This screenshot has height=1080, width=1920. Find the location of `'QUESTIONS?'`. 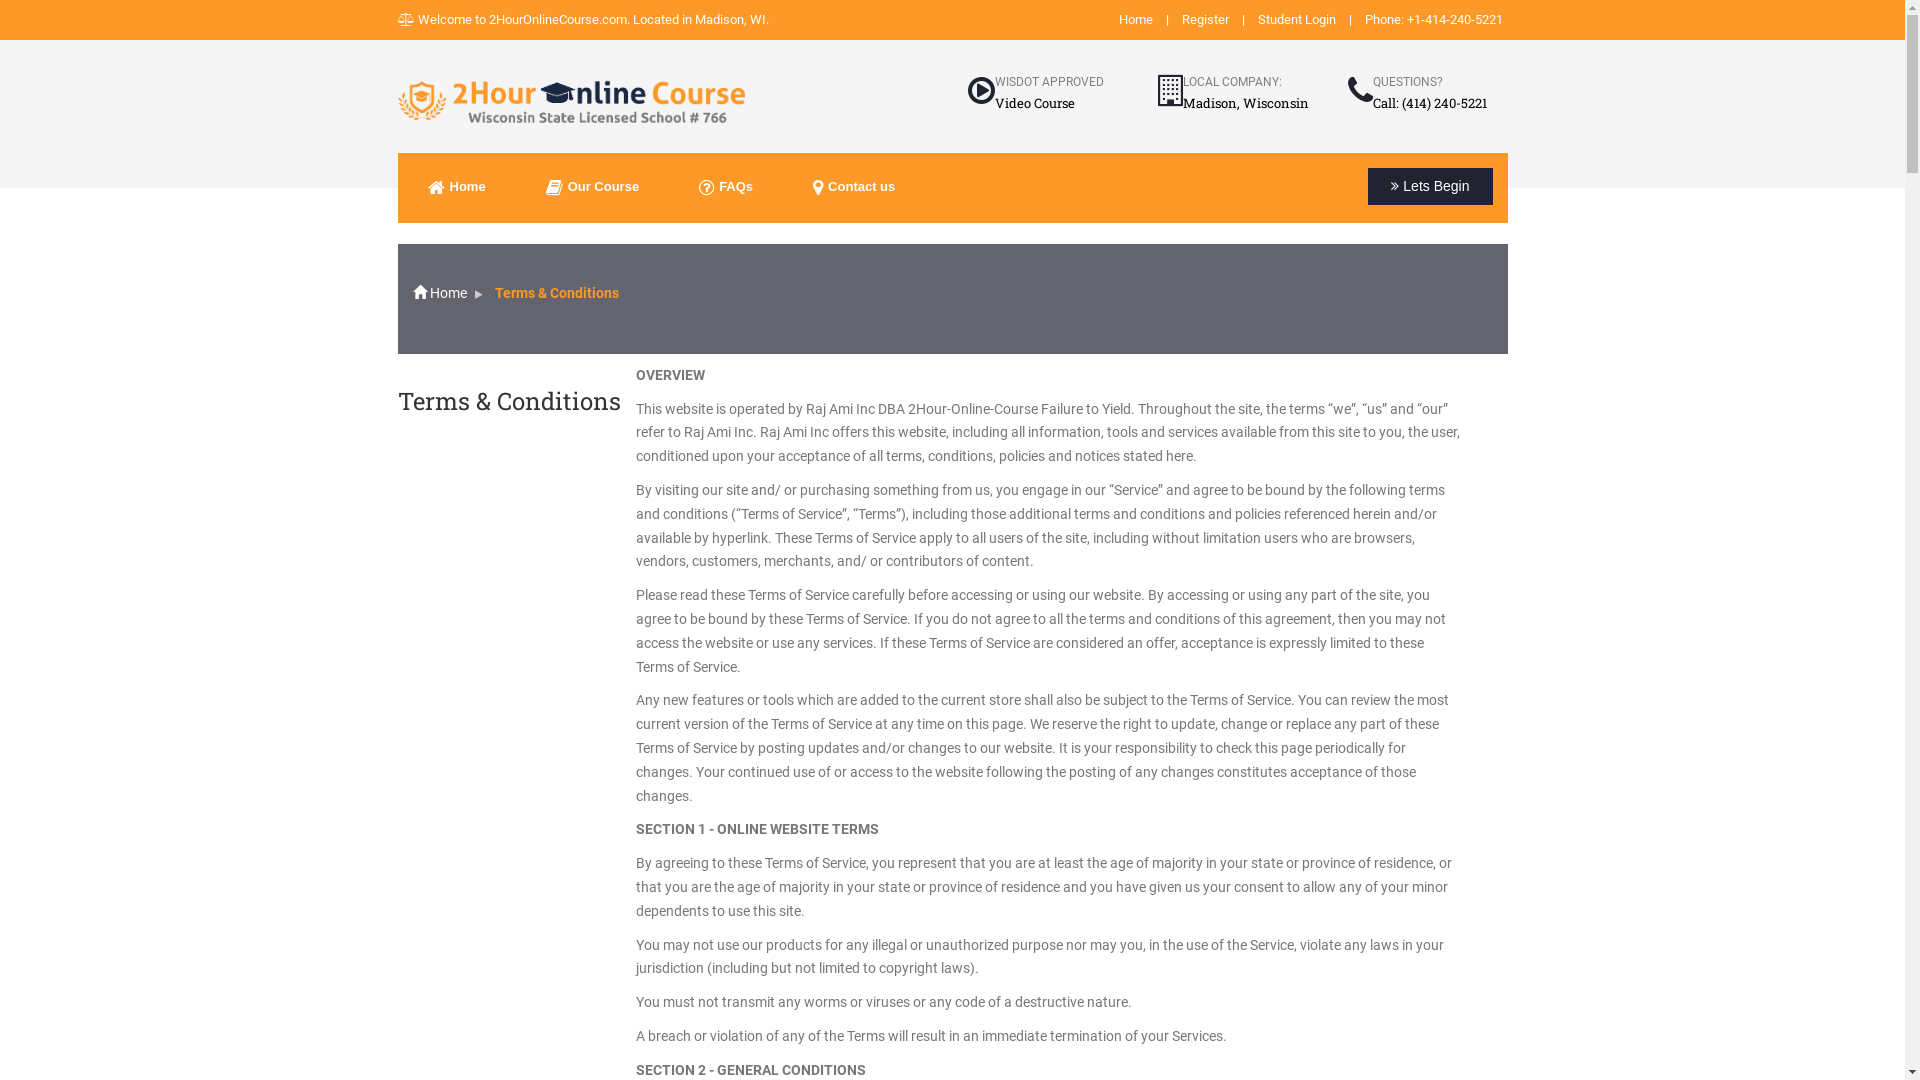

'QUESTIONS?' is located at coordinates (1405, 80).